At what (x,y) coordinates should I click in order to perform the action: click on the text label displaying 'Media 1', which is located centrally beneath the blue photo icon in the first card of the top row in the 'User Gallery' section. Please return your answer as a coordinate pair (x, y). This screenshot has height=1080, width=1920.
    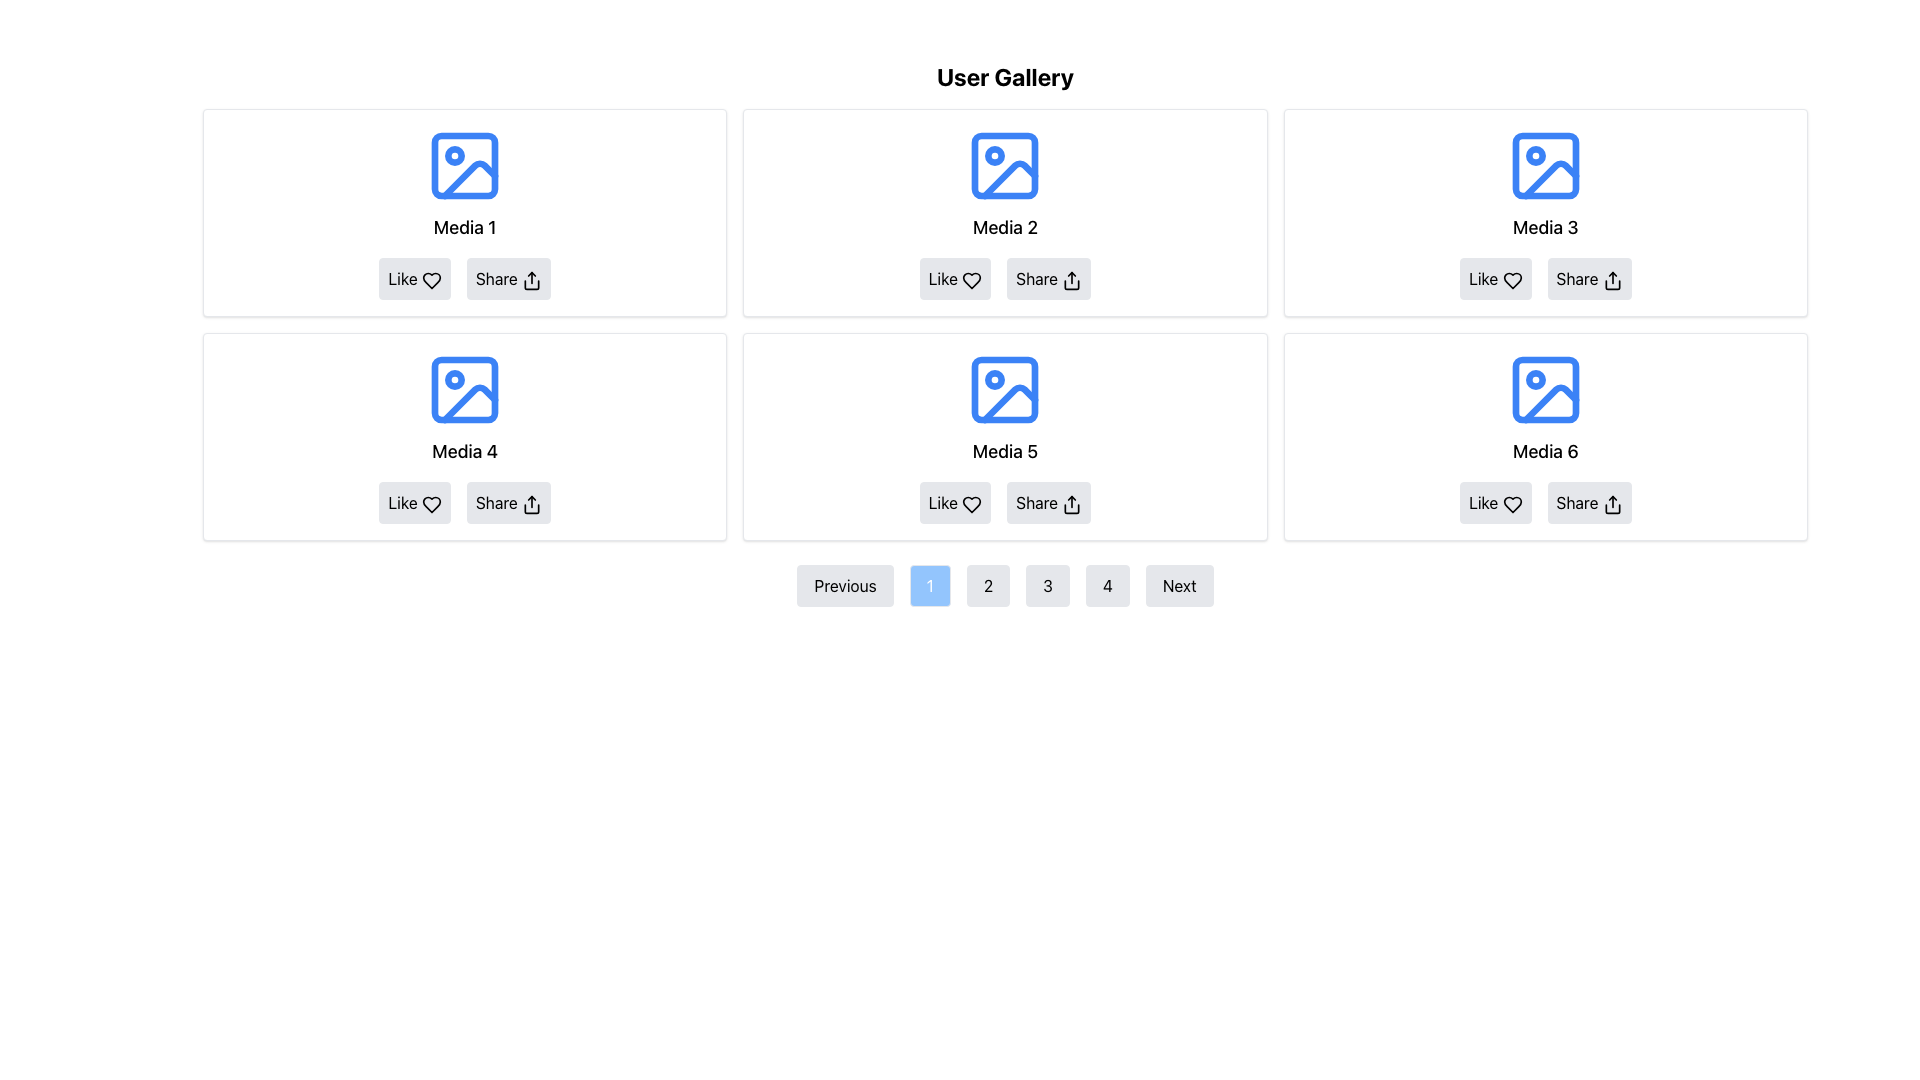
    Looking at the image, I should click on (464, 226).